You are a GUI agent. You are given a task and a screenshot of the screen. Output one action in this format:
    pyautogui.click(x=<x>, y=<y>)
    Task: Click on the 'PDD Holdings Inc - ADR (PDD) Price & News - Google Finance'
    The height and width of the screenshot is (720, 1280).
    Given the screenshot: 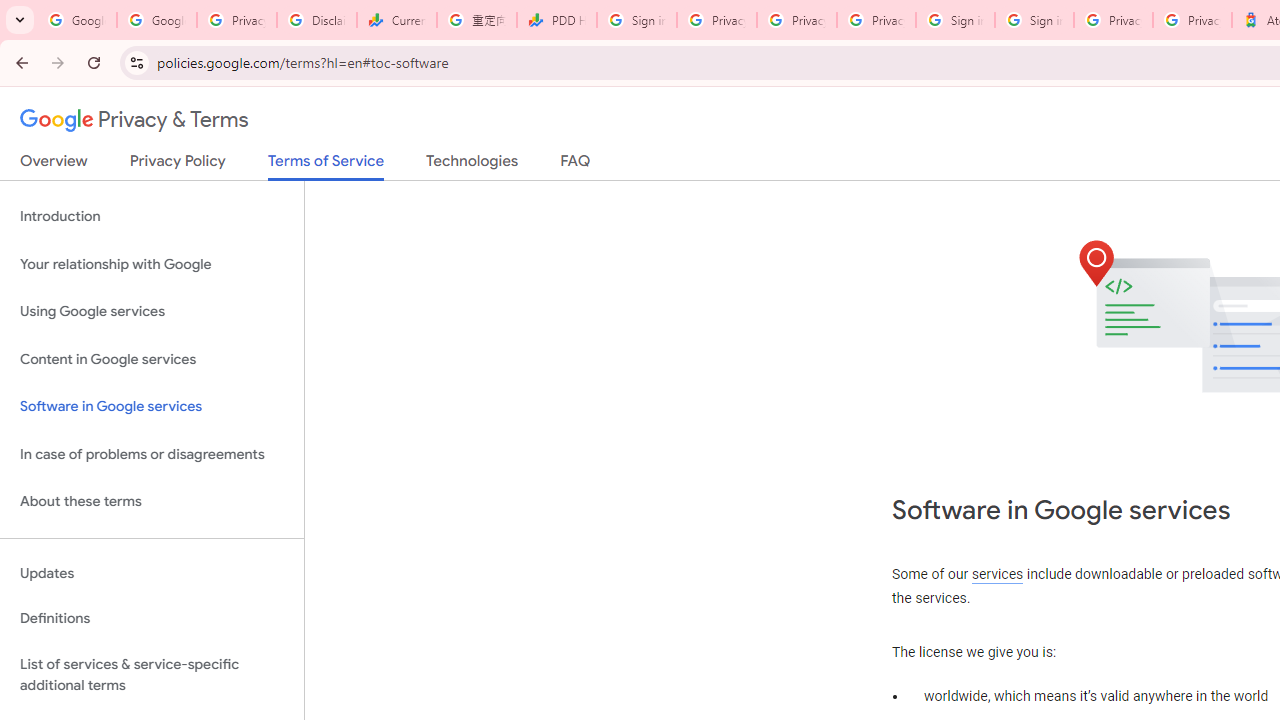 What is the action you would take?
    pyautogui.click(x=556, y=20)
    